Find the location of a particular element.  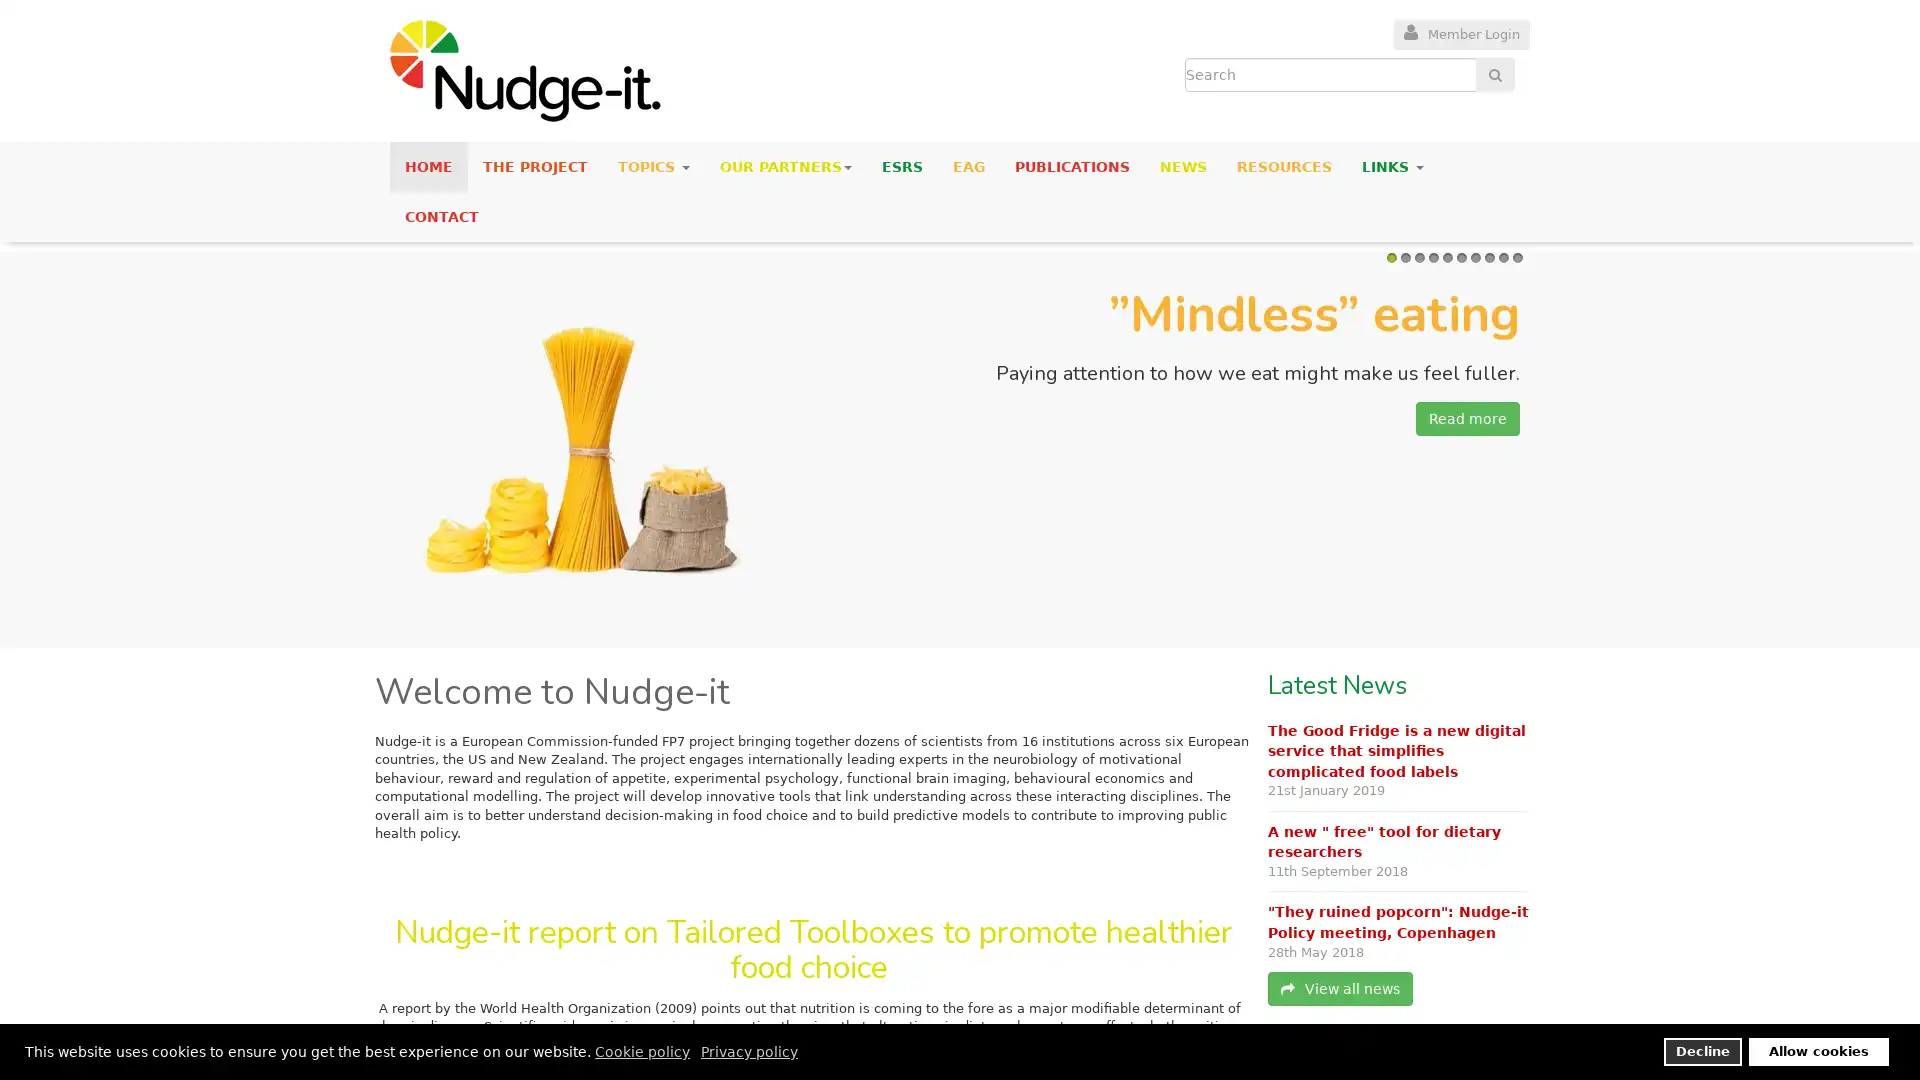

deny cookies is located at coordinates (1702, 1050).